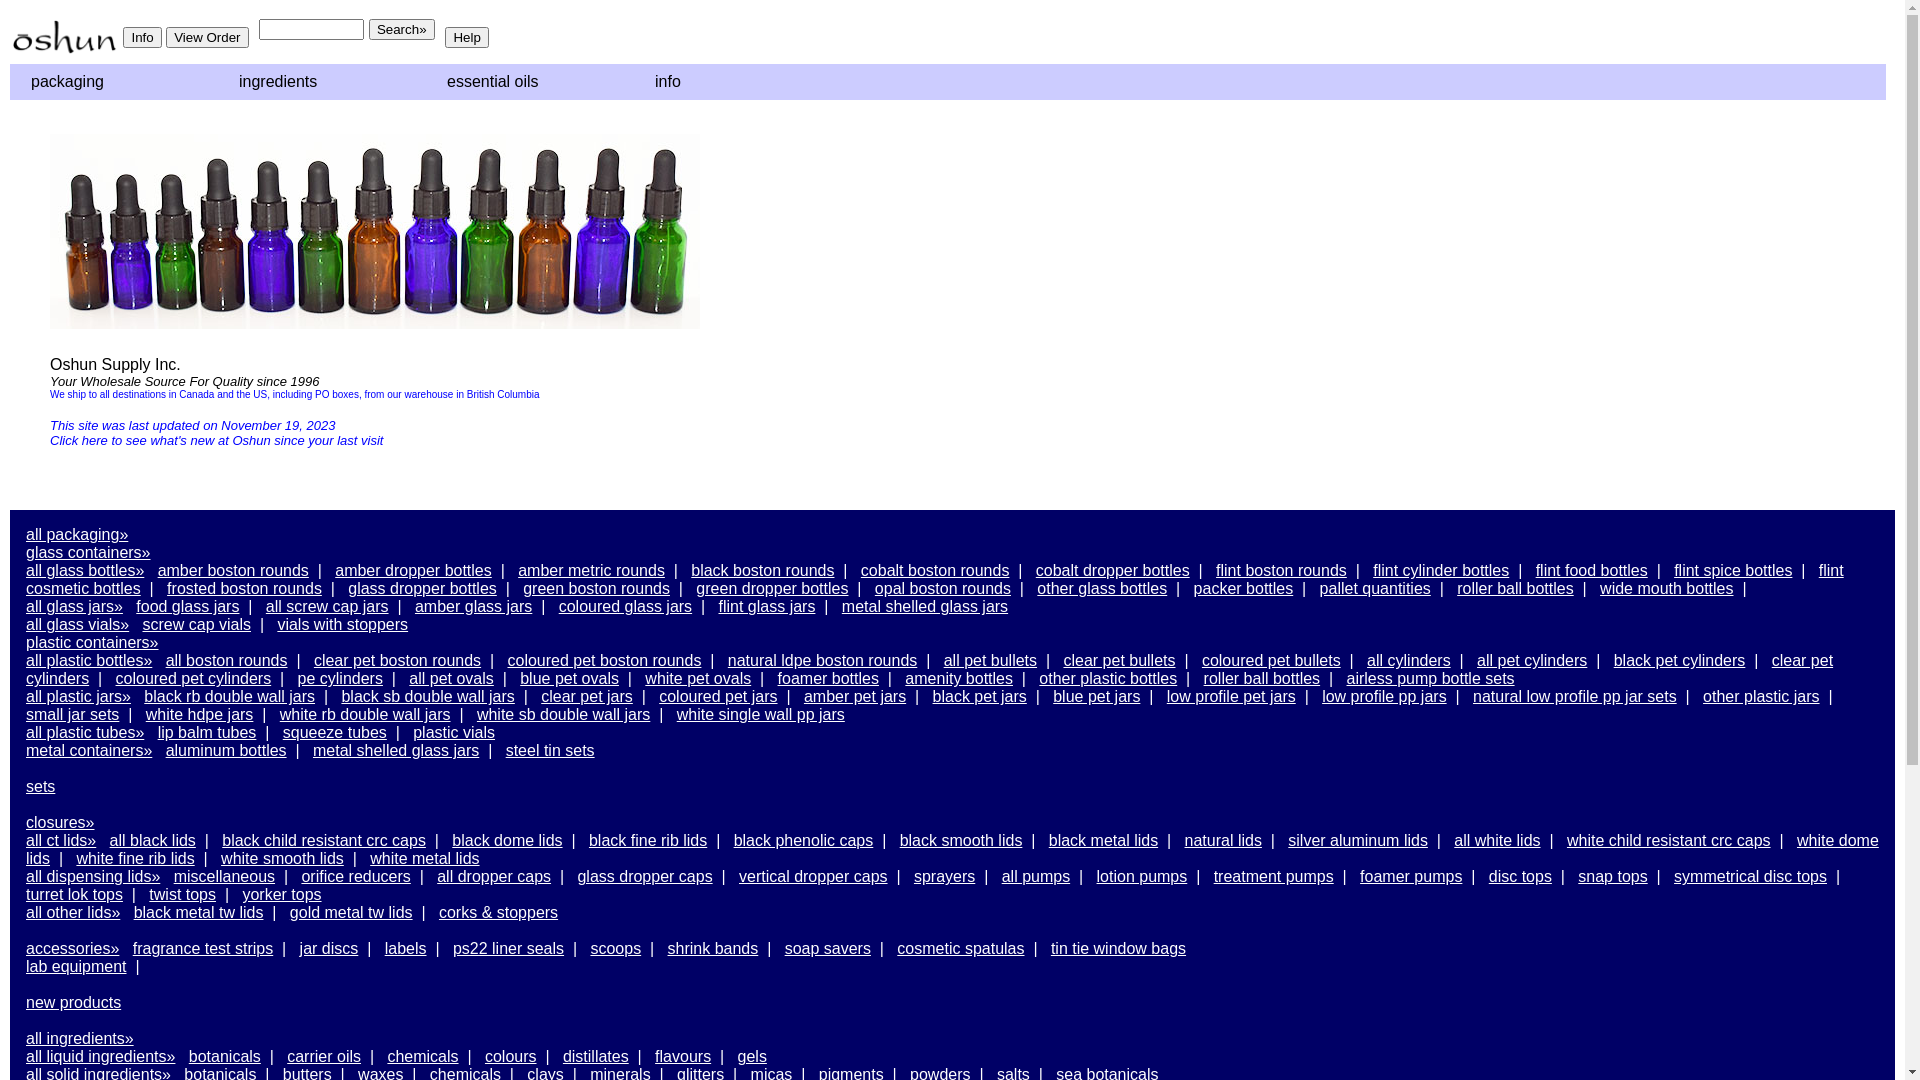  Describe the element at coordinates (226, 750) in the screenshot. I see `'aluminum bottles'` at that location.